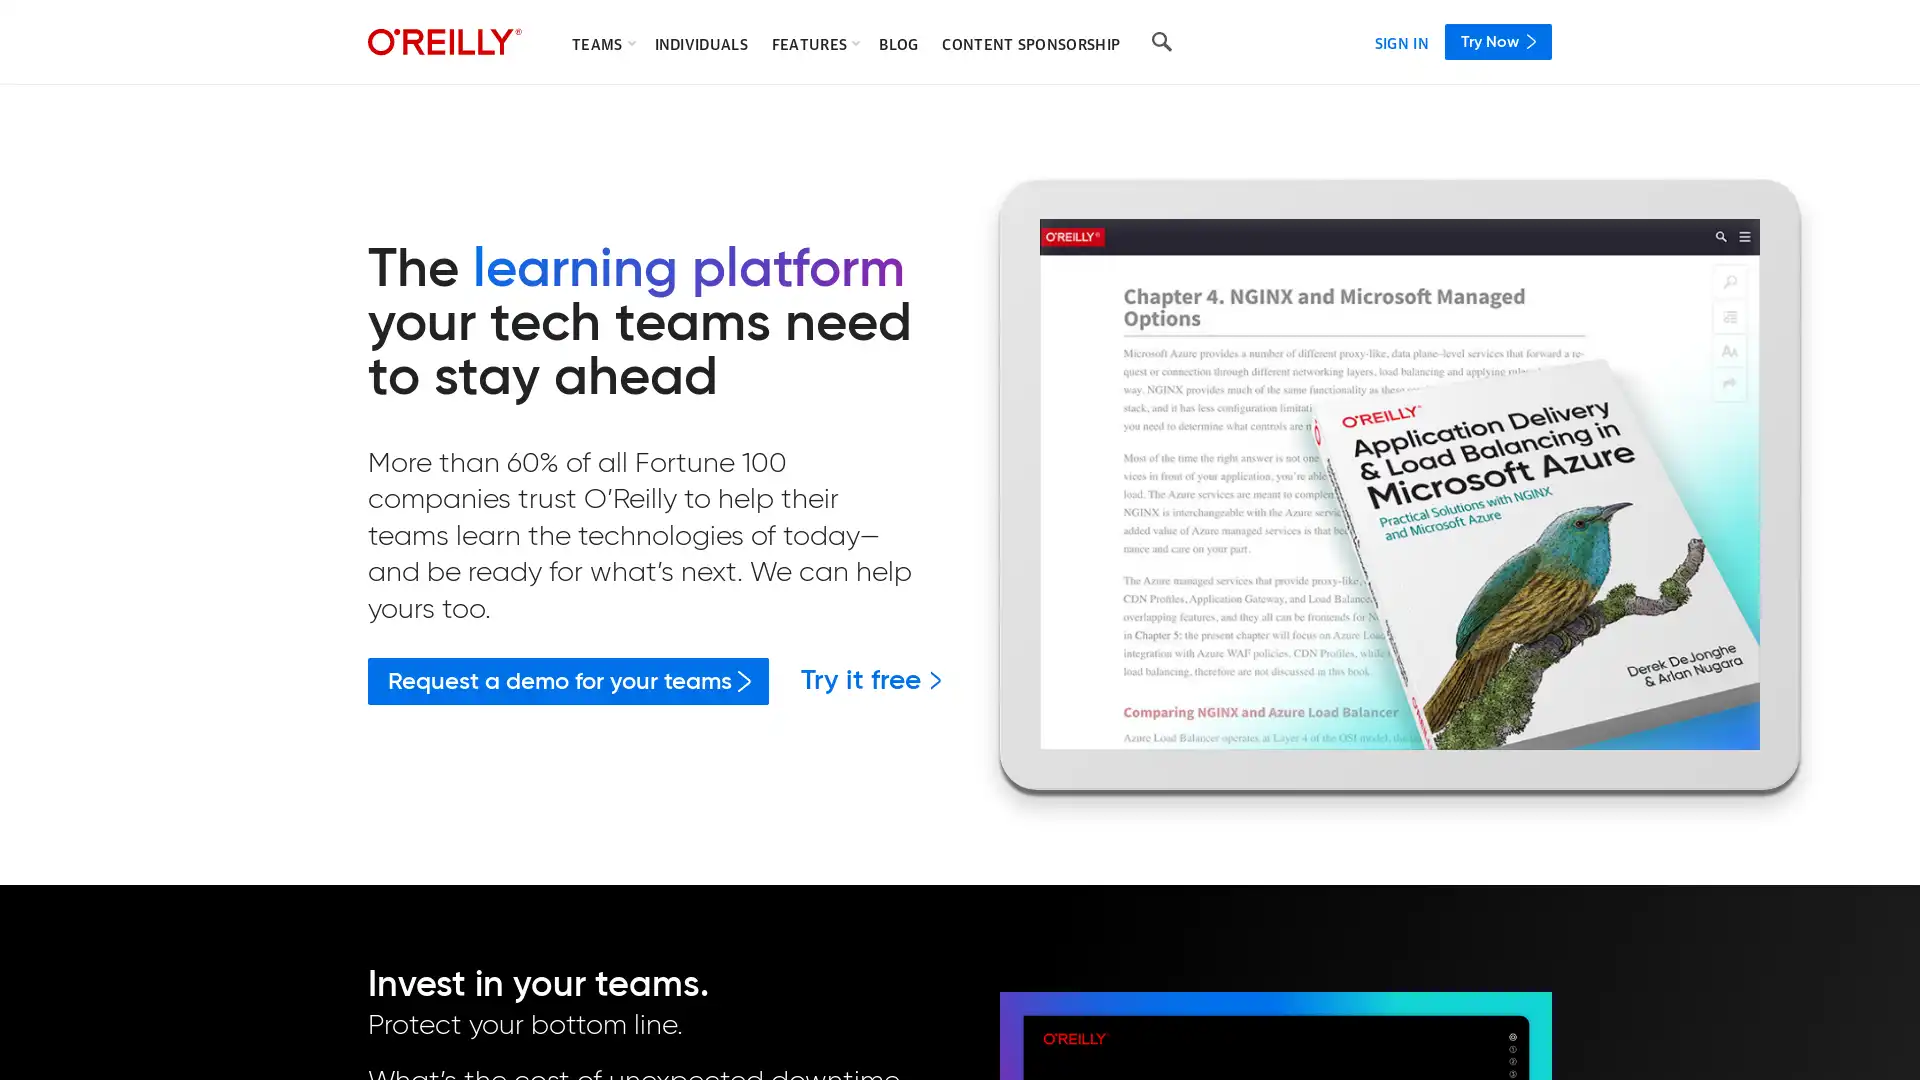 Image resolution: width=1920 pixels, height=1080 pixels. Describe the element at coordinates (1161, 42) in the screenshot. I see `Search` at that location.